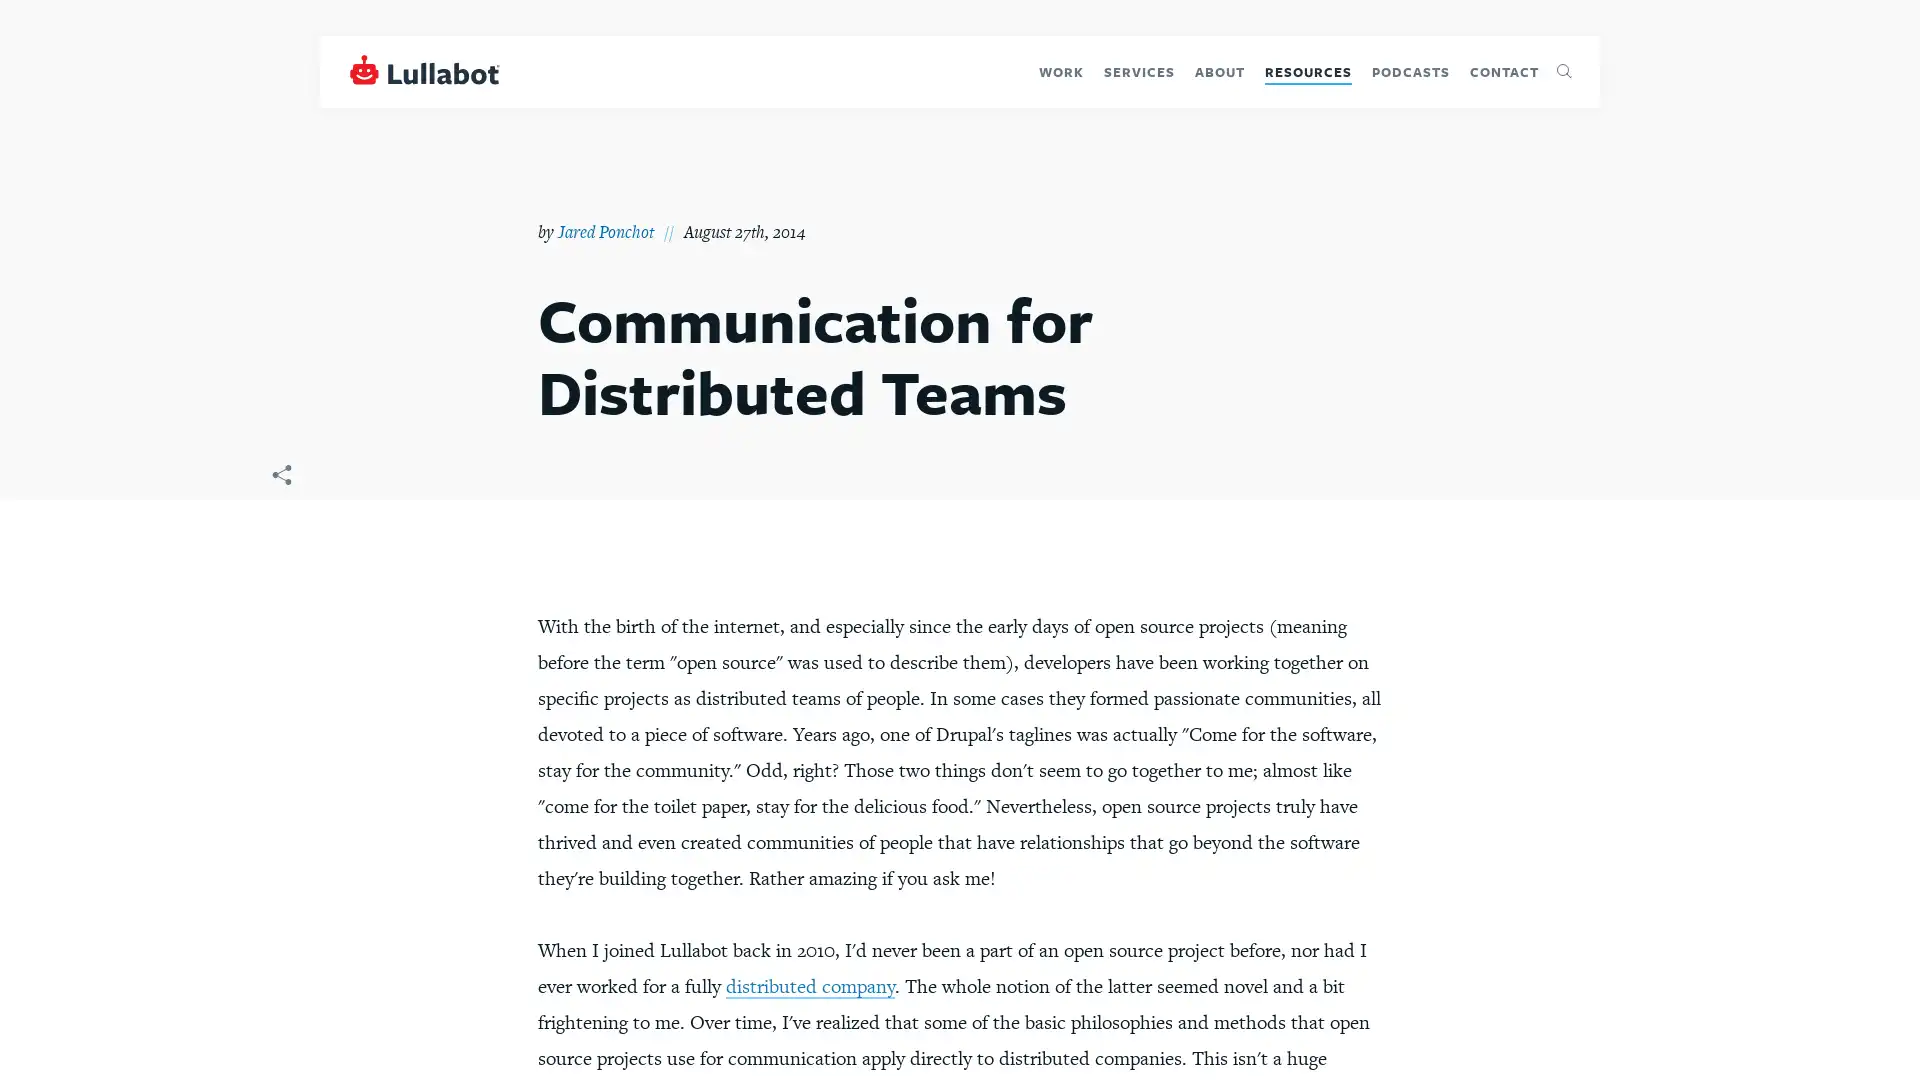 Image resolution: width=1920 pixels, height=1080 pixels. I want to click on Share on LinkedIn, so click(265, 593).